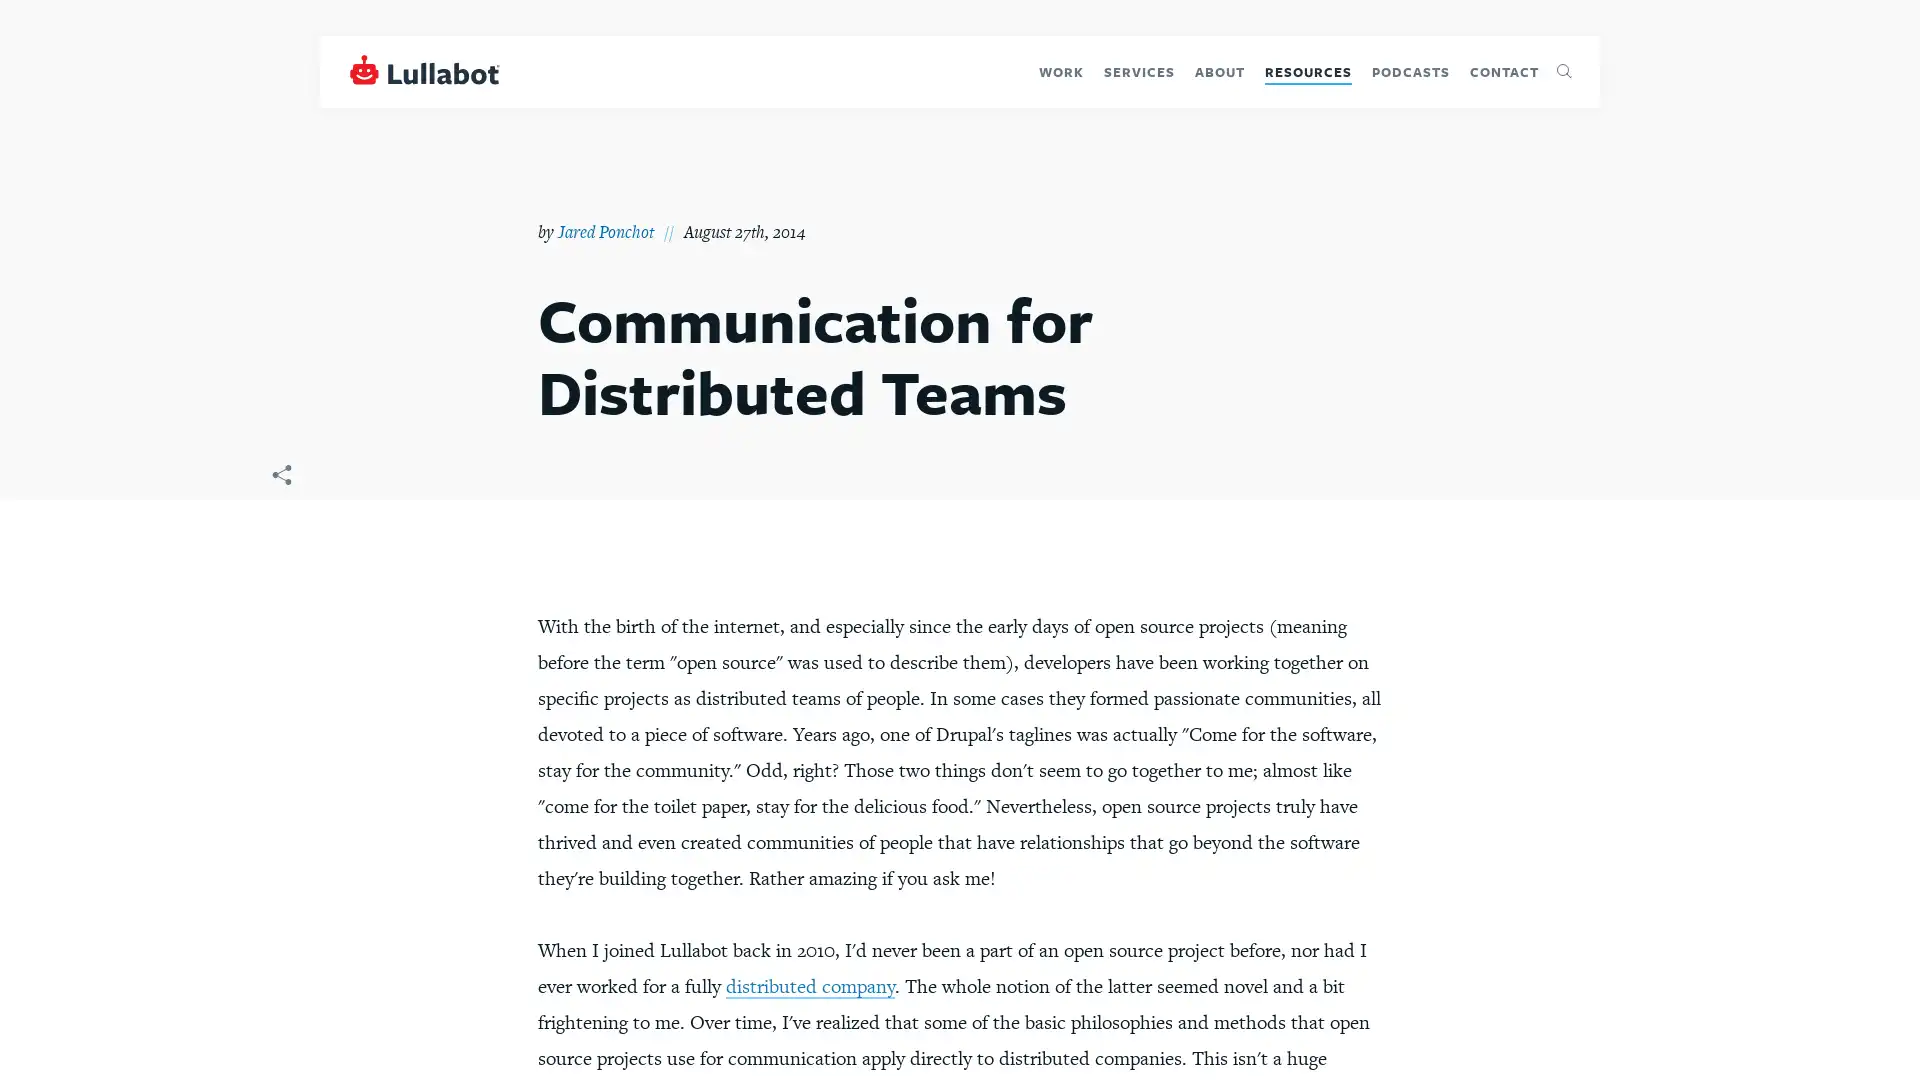 Image resolution: width=1920 pixels, height=1080 pixels. I want to click on Share on LinkedIn, so click(265, 593).